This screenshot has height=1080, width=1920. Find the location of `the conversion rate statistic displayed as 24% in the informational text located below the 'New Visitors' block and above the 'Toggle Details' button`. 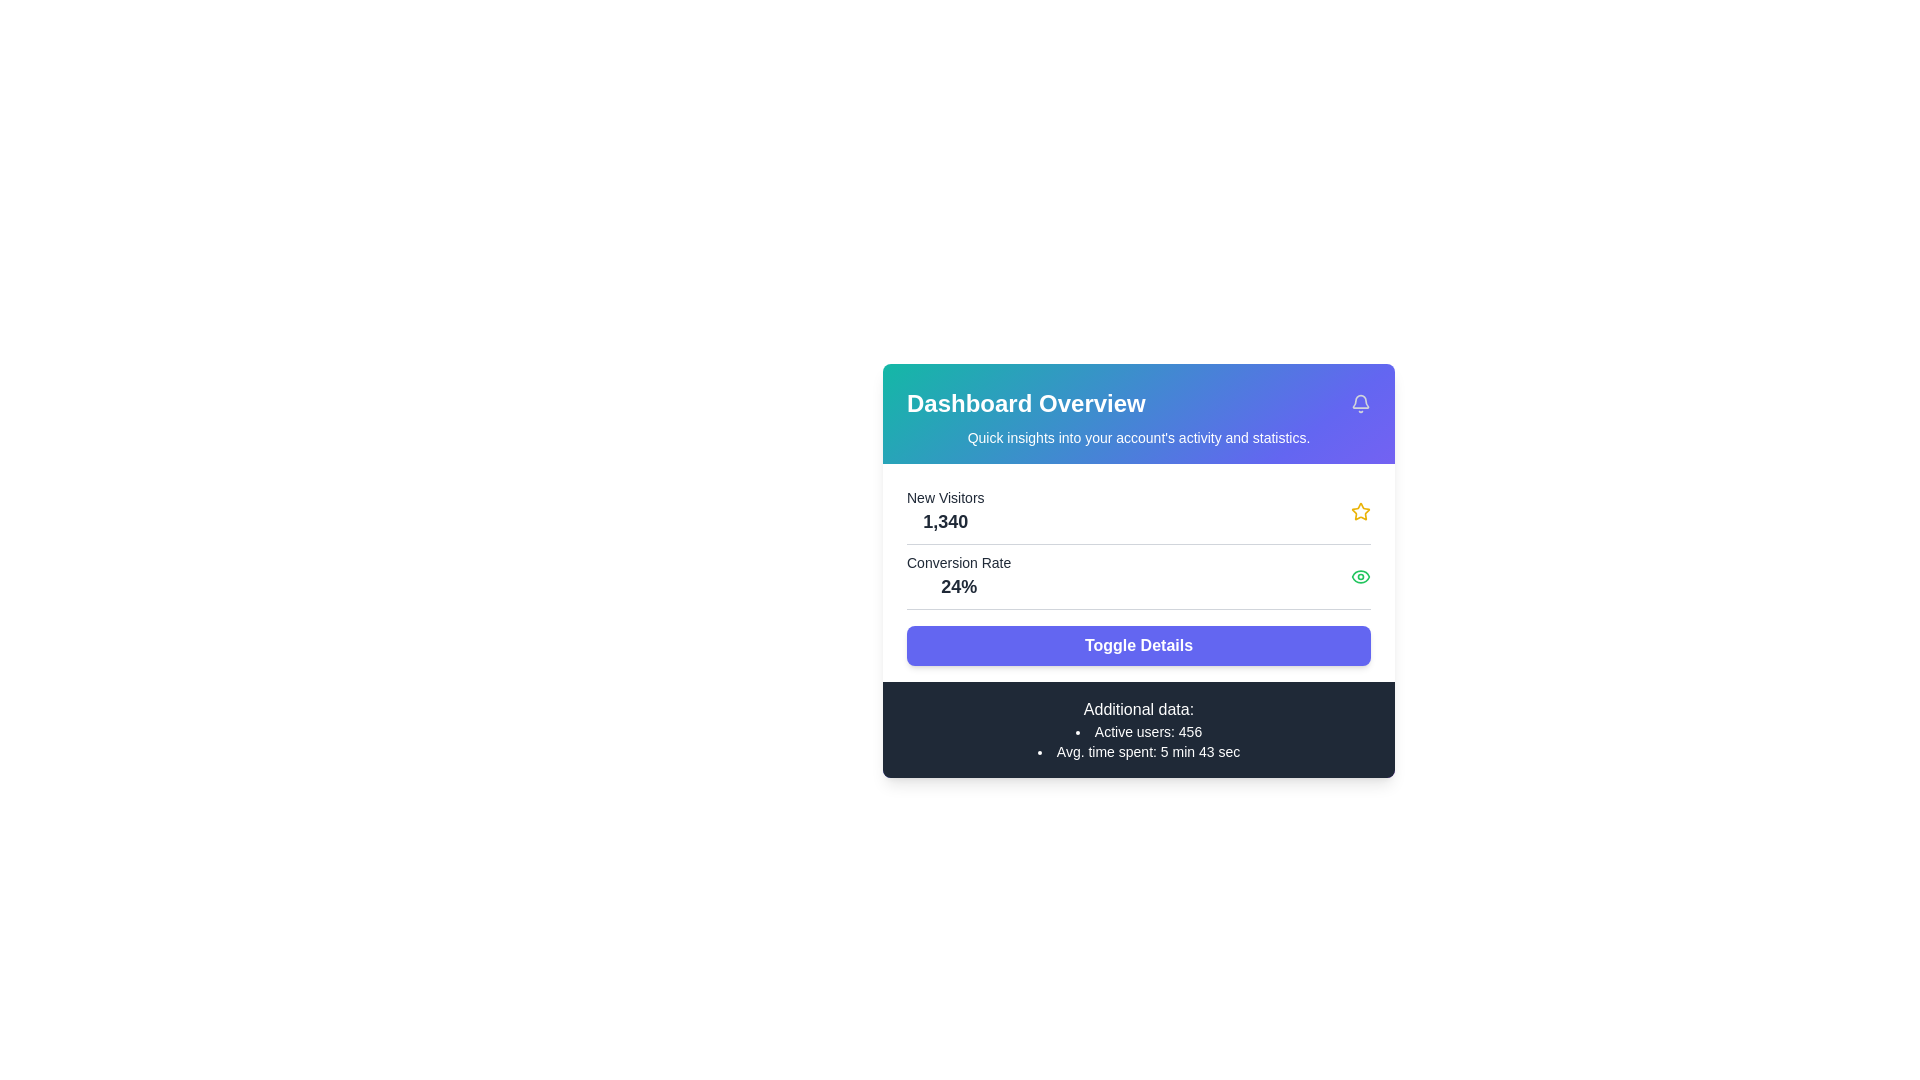

the conversion rate statistic displayed as 24% in the informational text located below the 'New Visitors' block and above the 'Toggle Details' button is located at coordinates (1138, 577).